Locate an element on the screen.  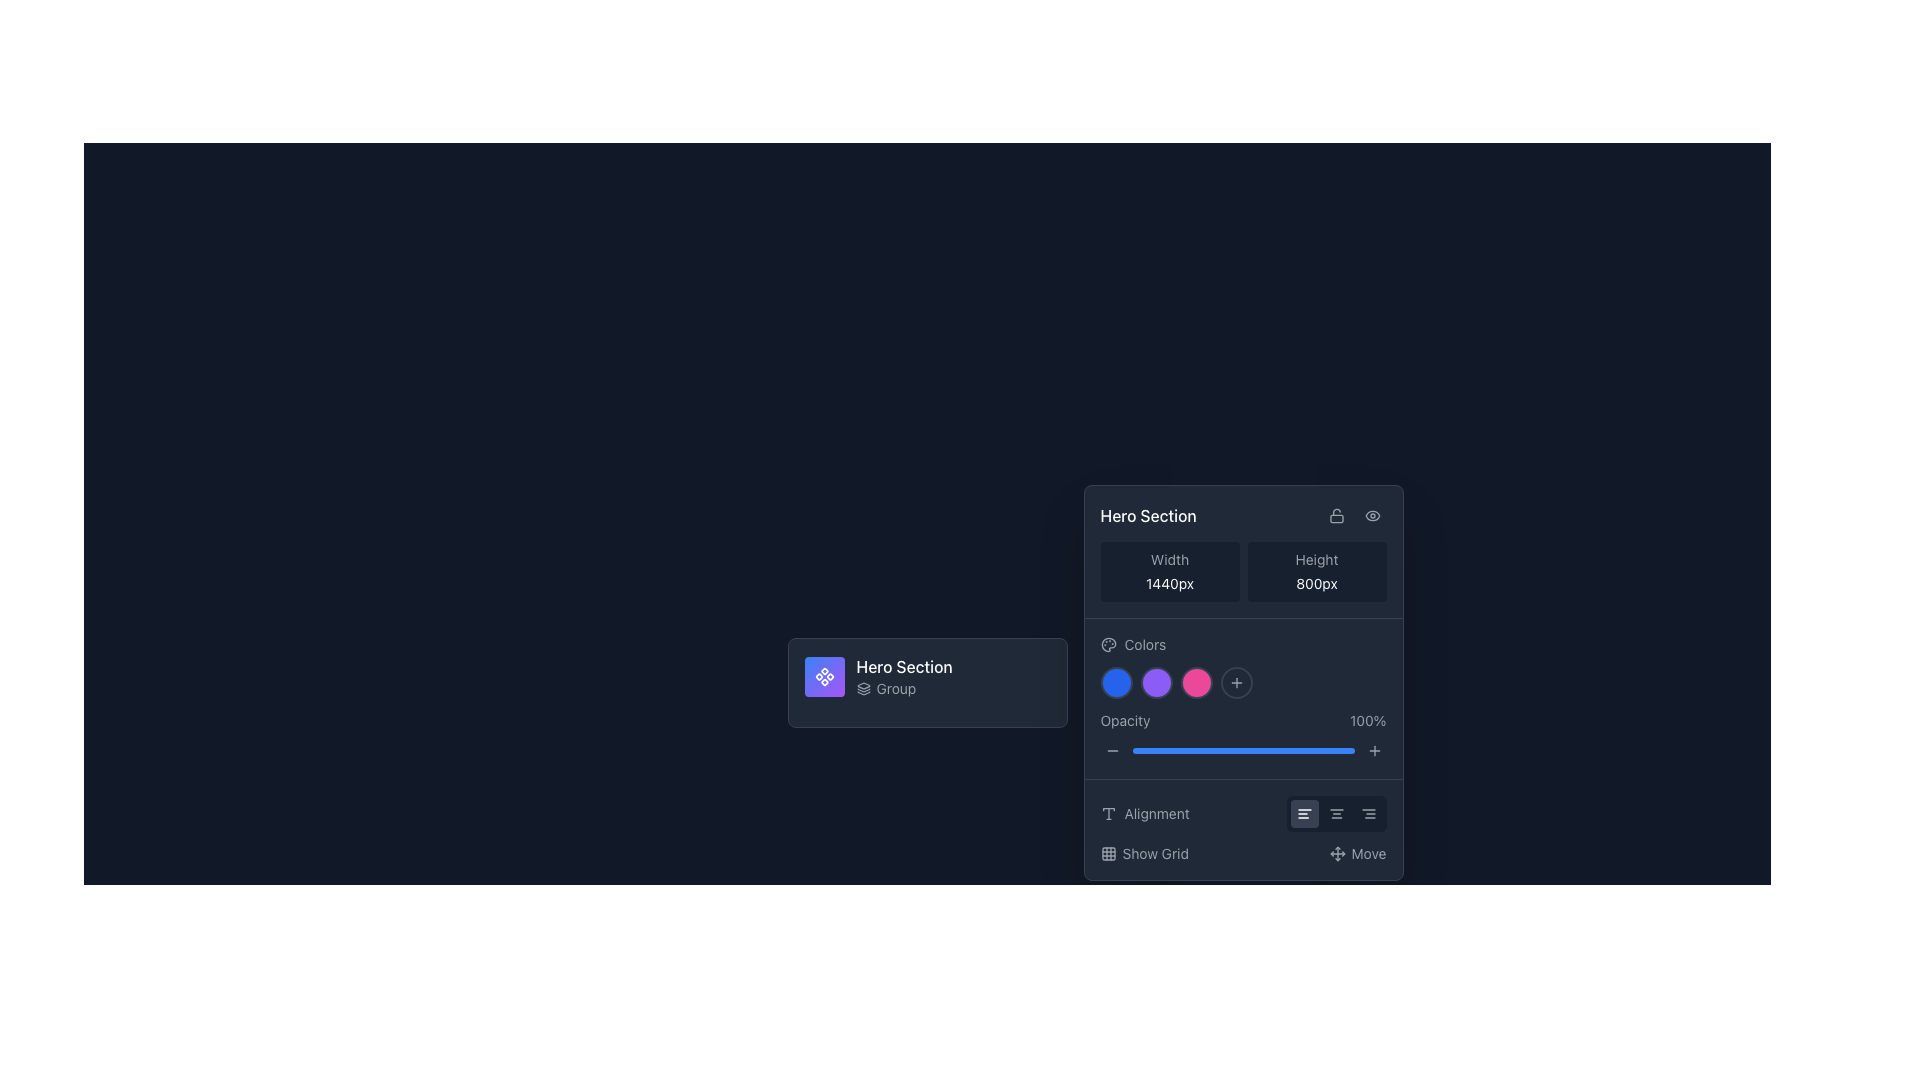
the informational label located in the lower-left section of the 'Hero Section' module, positioned directly below the text 'Hero Section' is located at coordinates (903, 688).